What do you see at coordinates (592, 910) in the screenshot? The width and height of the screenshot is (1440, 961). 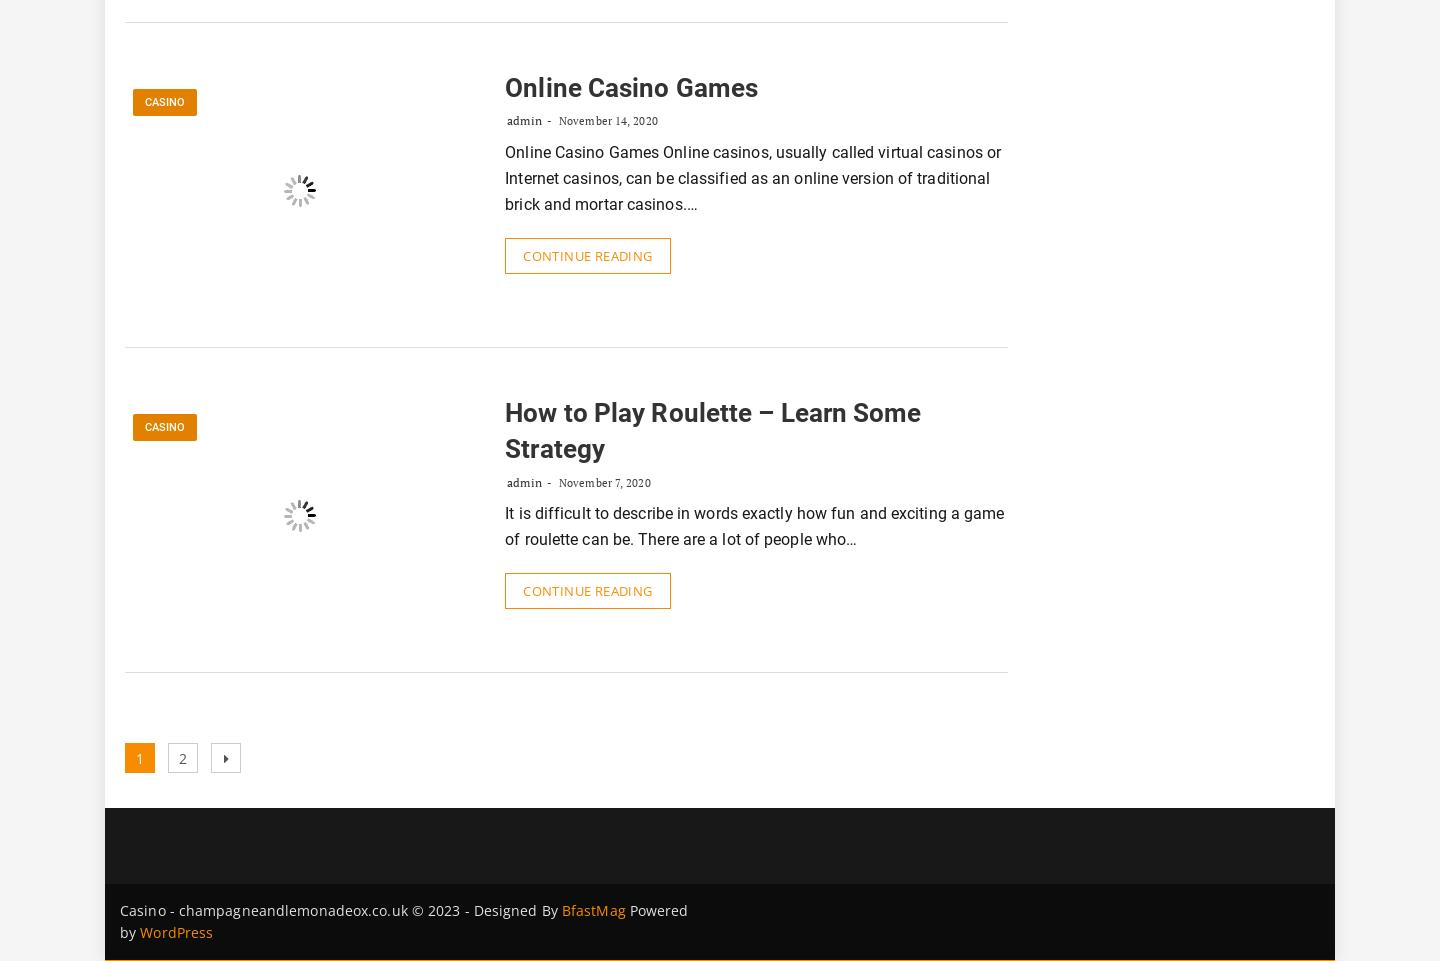 I see `'BfastMag'` at bounding box center [592, 910].